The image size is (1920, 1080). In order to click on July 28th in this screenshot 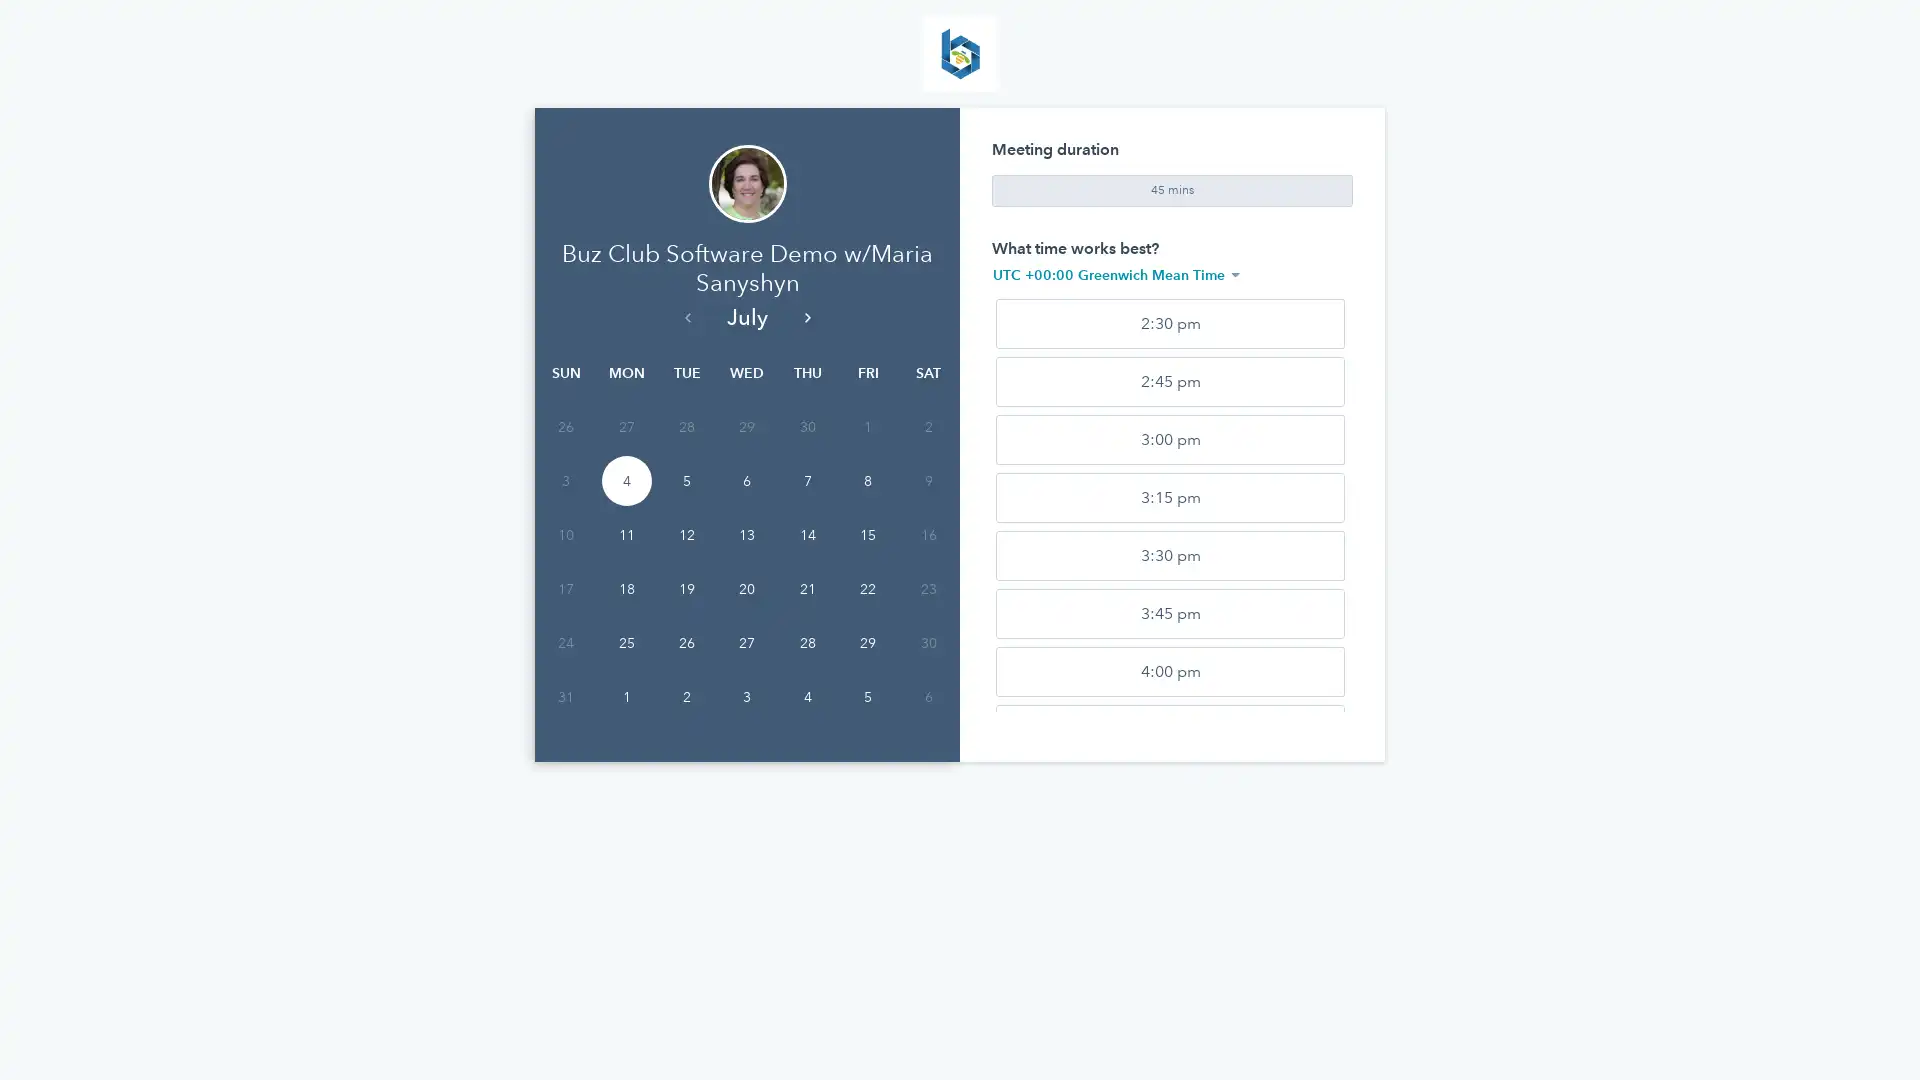, I will do `click(806, 643)`.